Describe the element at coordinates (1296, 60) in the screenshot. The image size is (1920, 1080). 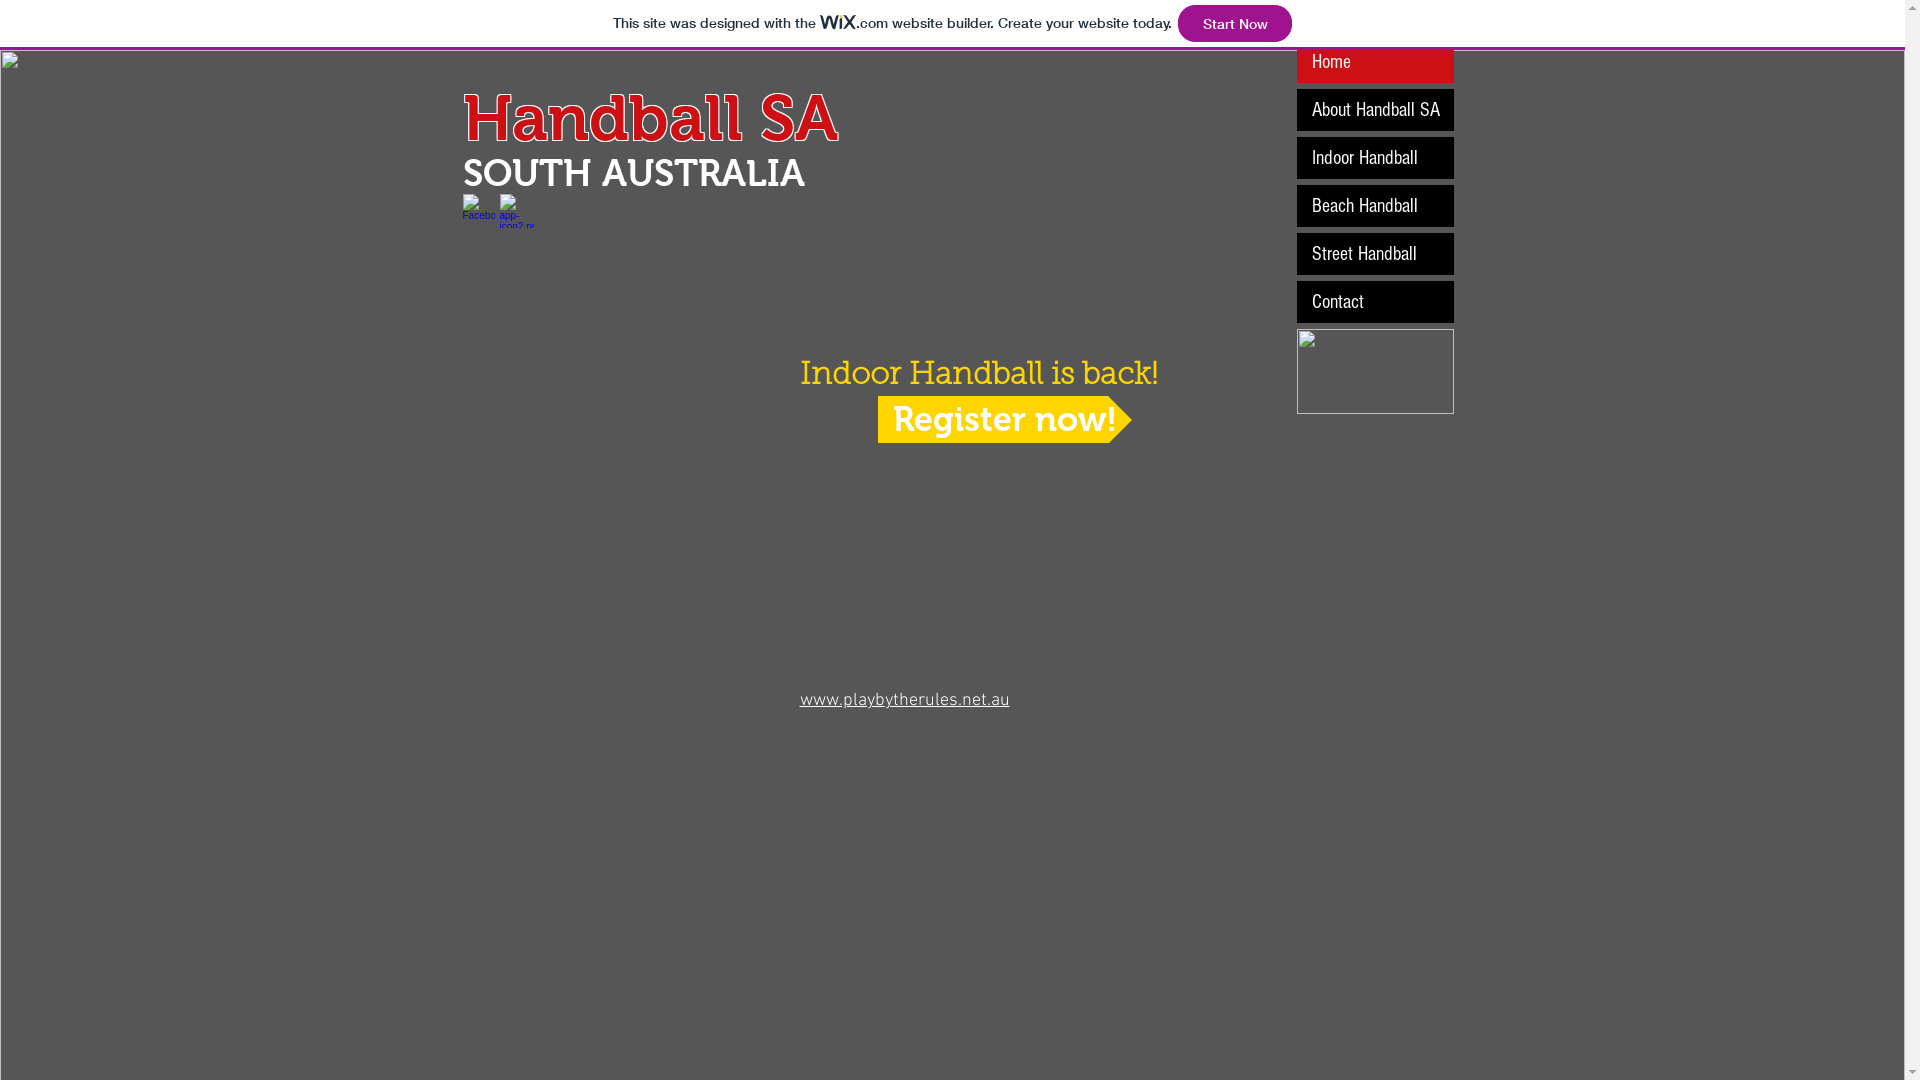
I see `'Home'` at that location.